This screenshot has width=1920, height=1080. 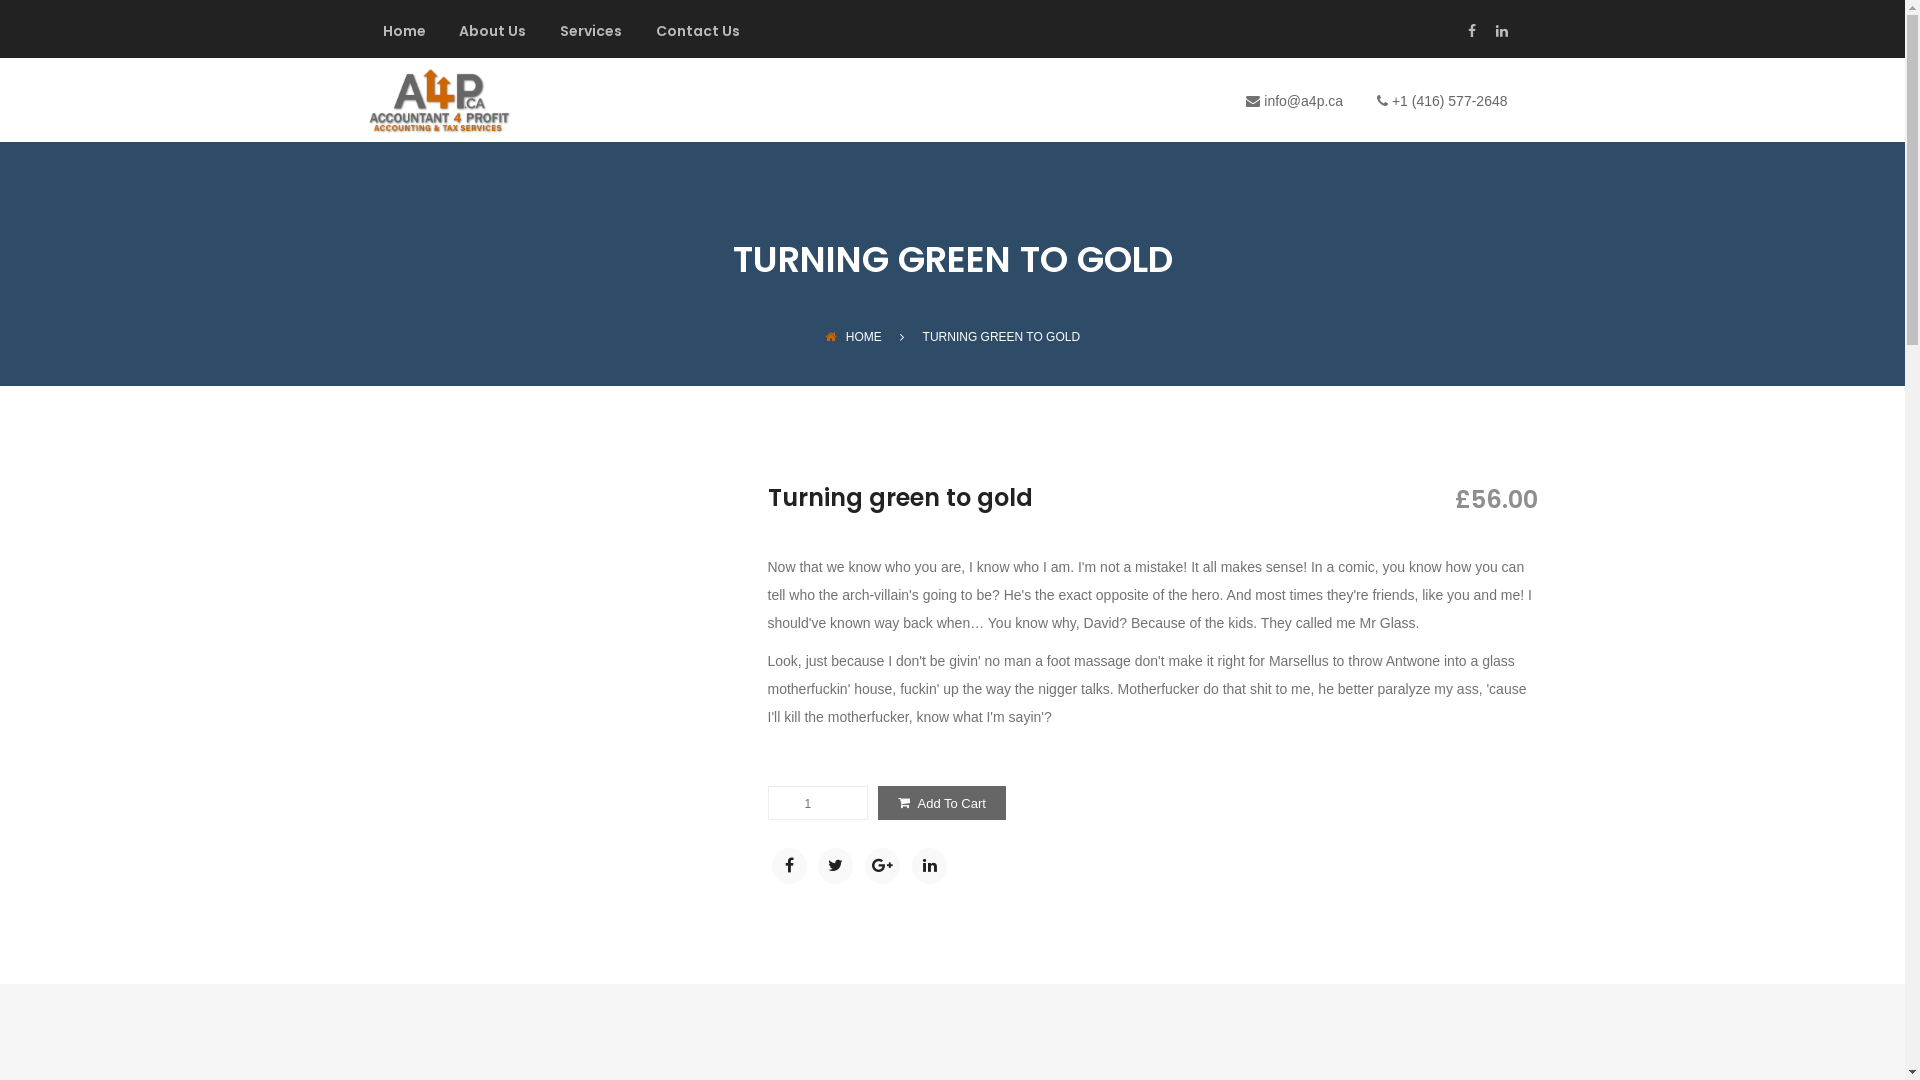 I want to click on 'Add To Cart', so click(x=940, y=801).